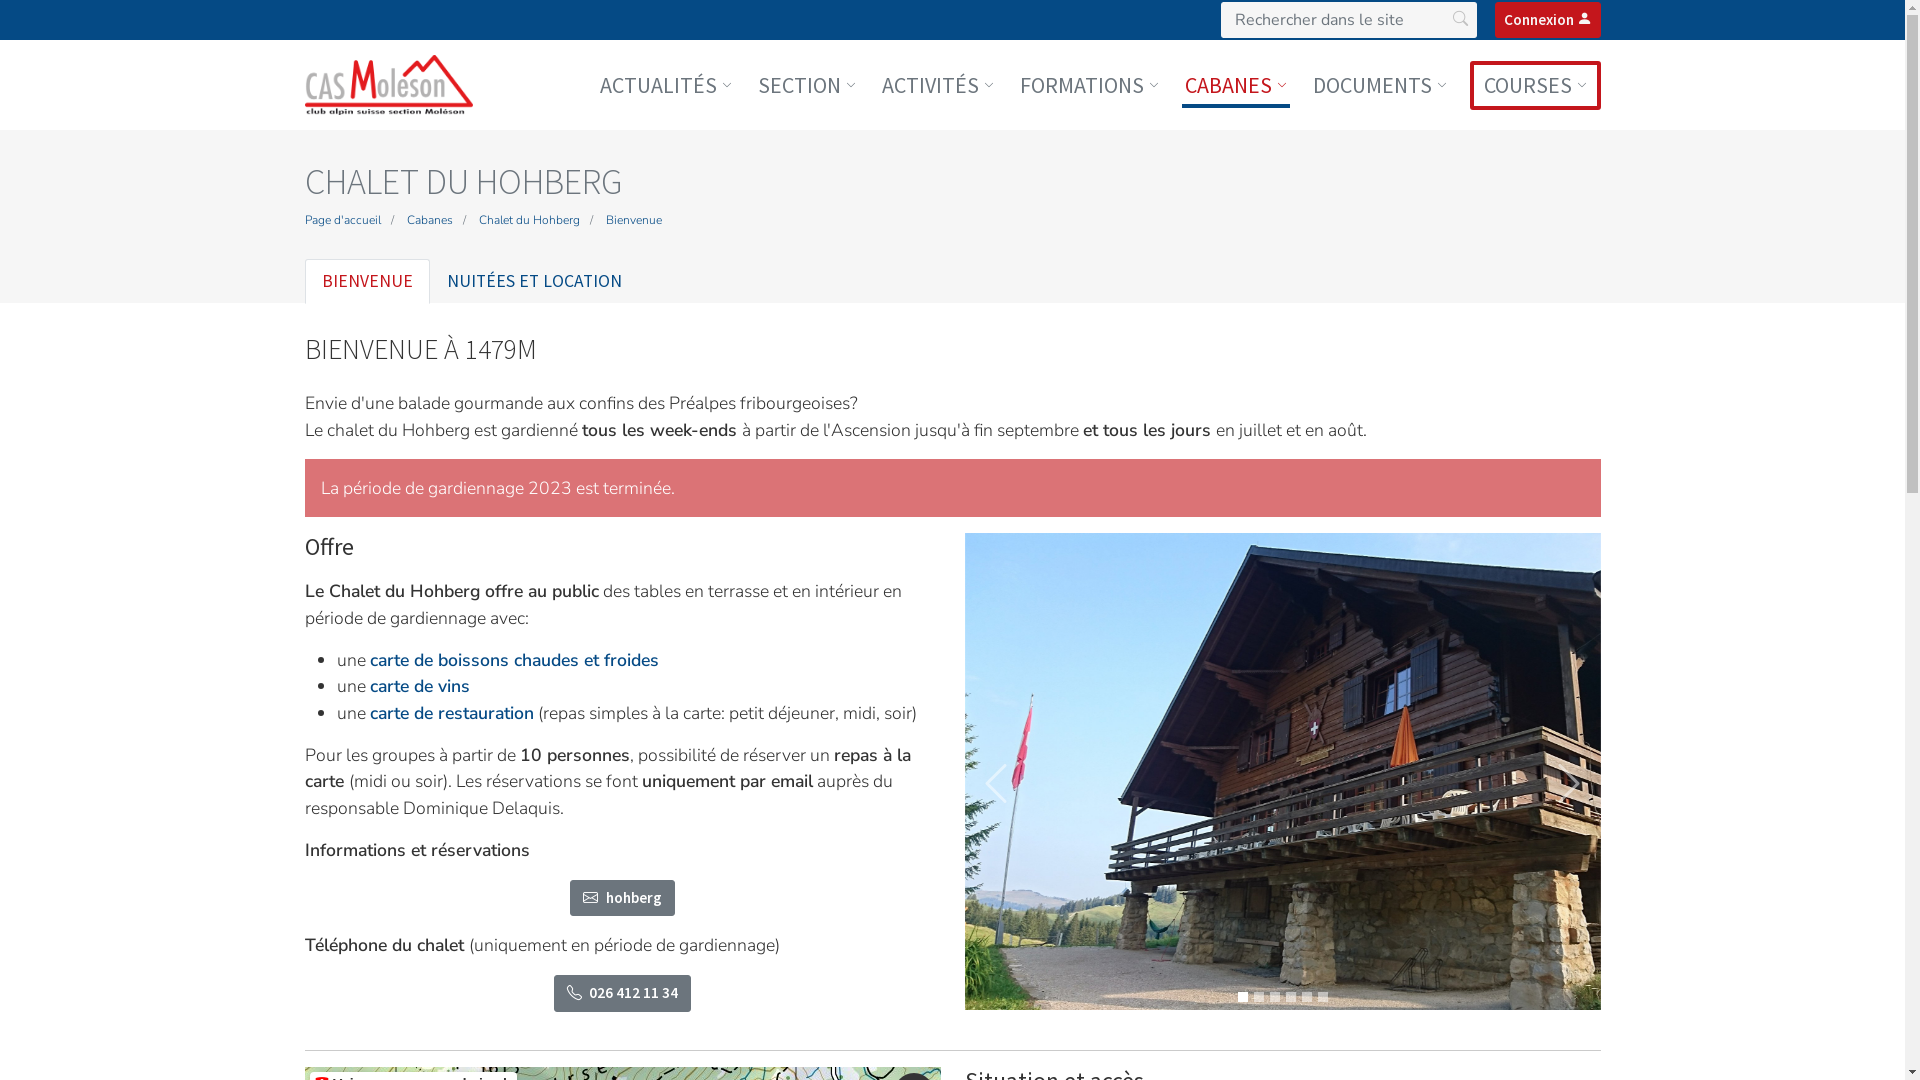  What do you see at coordinates (366, 281) in the screenshot?
I see `'BIENVENUE'` at bounding box center [366, 281].